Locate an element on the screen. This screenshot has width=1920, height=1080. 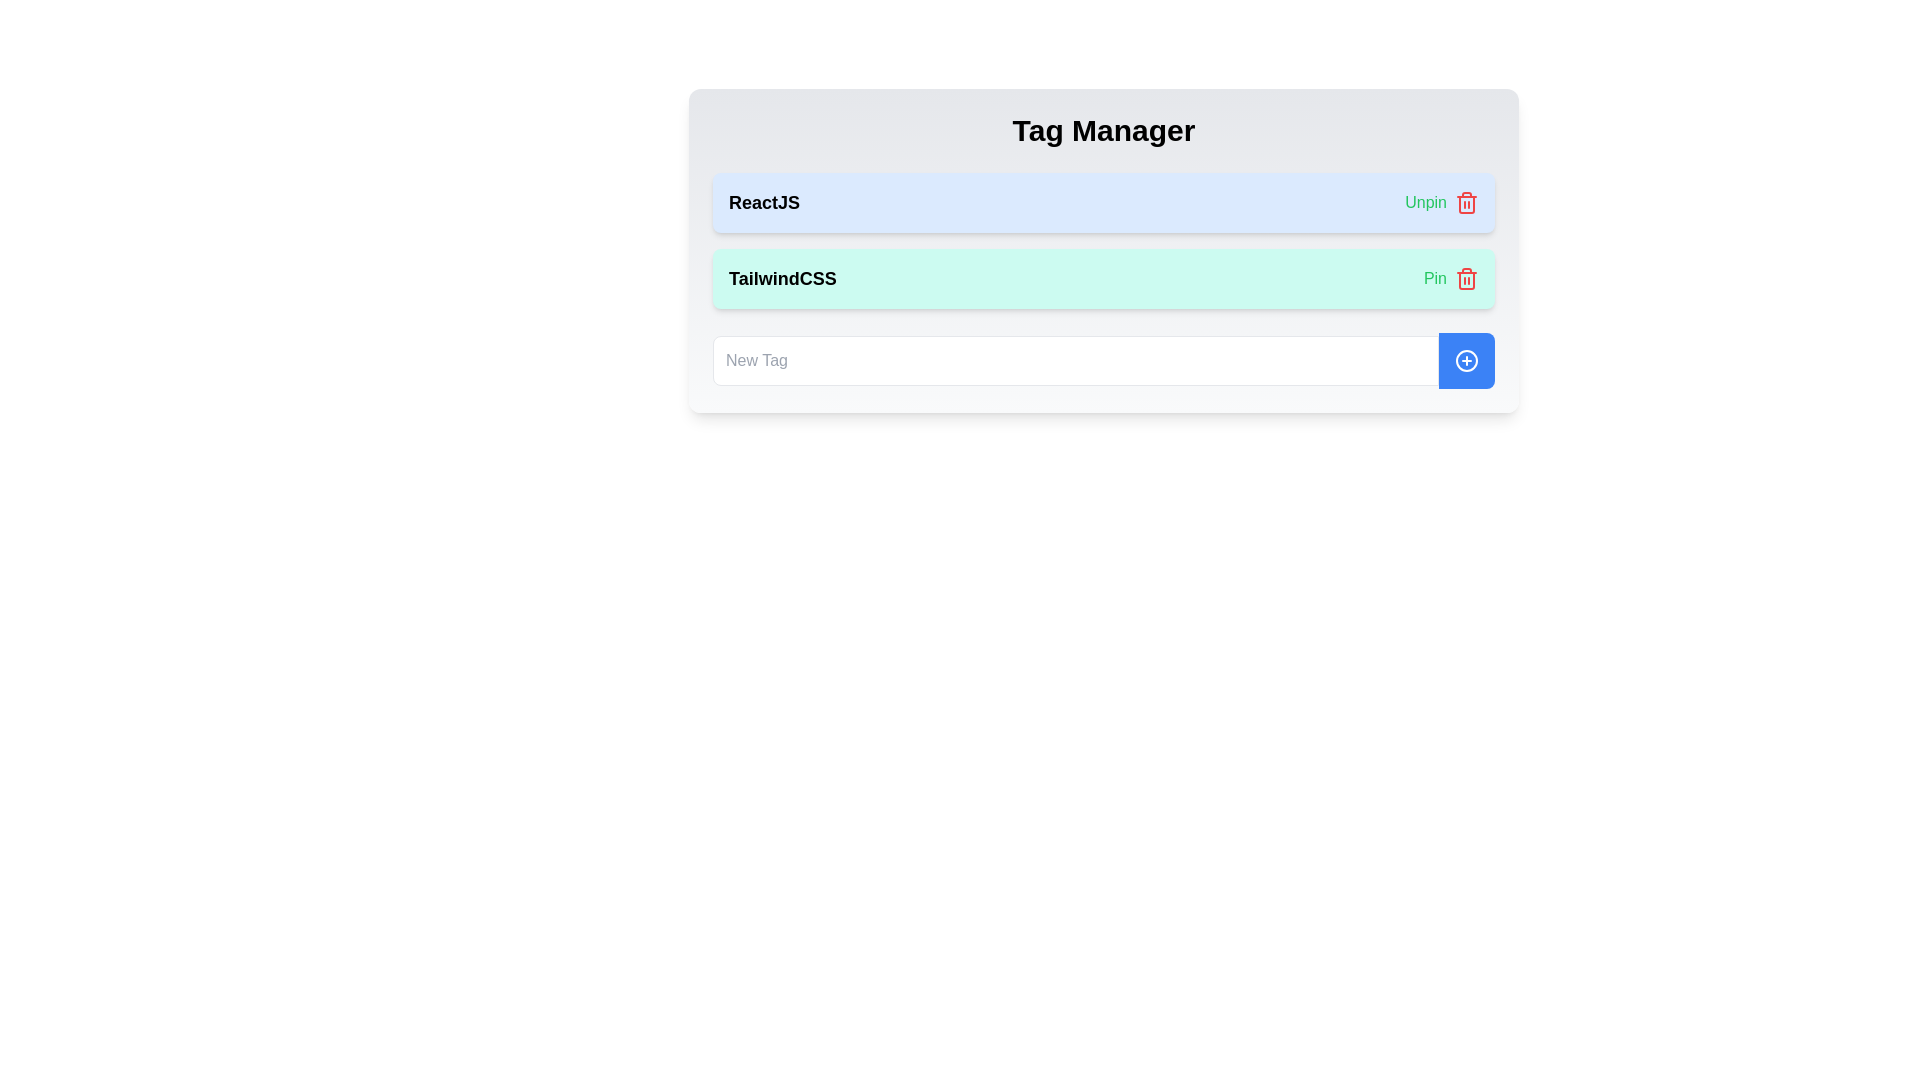
text from the 'ReactJS' text label, which is the first text in a blue-highlighted area at the top of the Tag Manager section is located at coordinates (763, 203).